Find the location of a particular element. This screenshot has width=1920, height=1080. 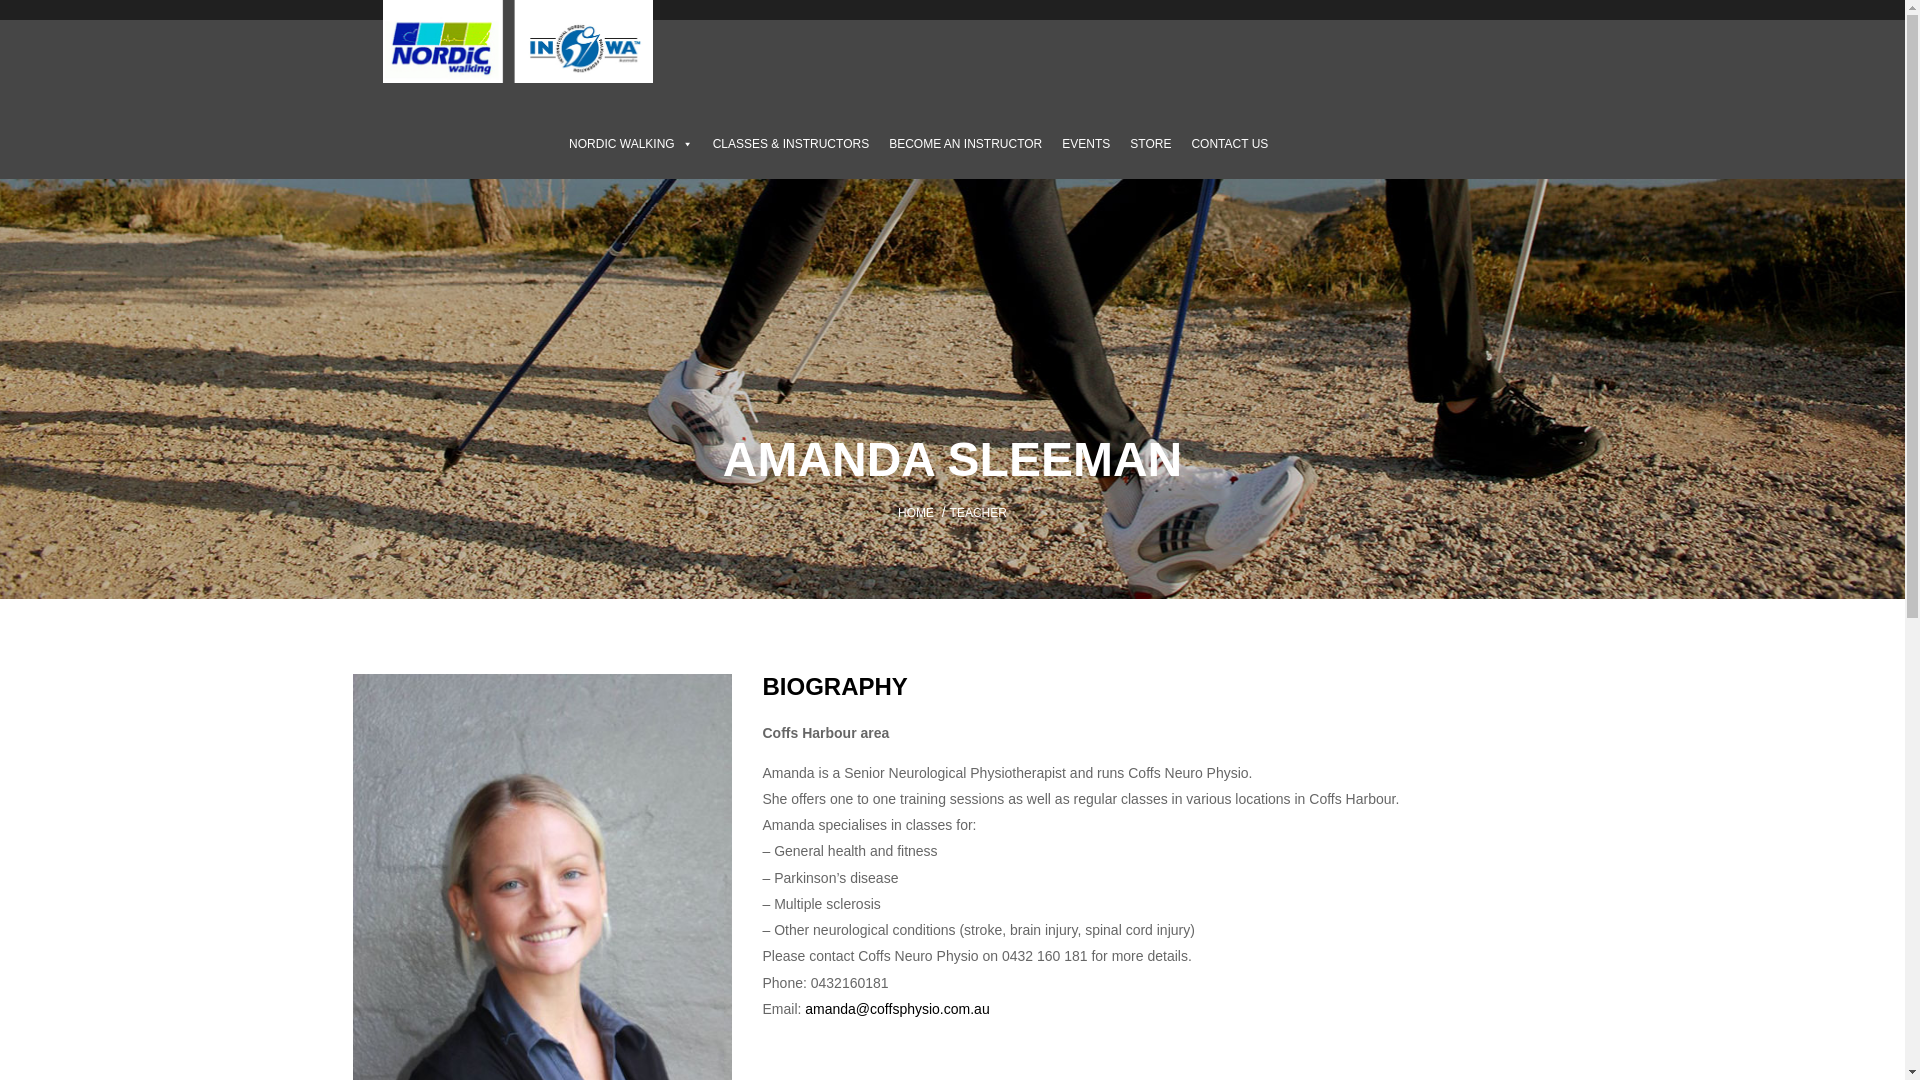

'CLASSES & INSTRUCTORS' is located at coordinates (790, 142).